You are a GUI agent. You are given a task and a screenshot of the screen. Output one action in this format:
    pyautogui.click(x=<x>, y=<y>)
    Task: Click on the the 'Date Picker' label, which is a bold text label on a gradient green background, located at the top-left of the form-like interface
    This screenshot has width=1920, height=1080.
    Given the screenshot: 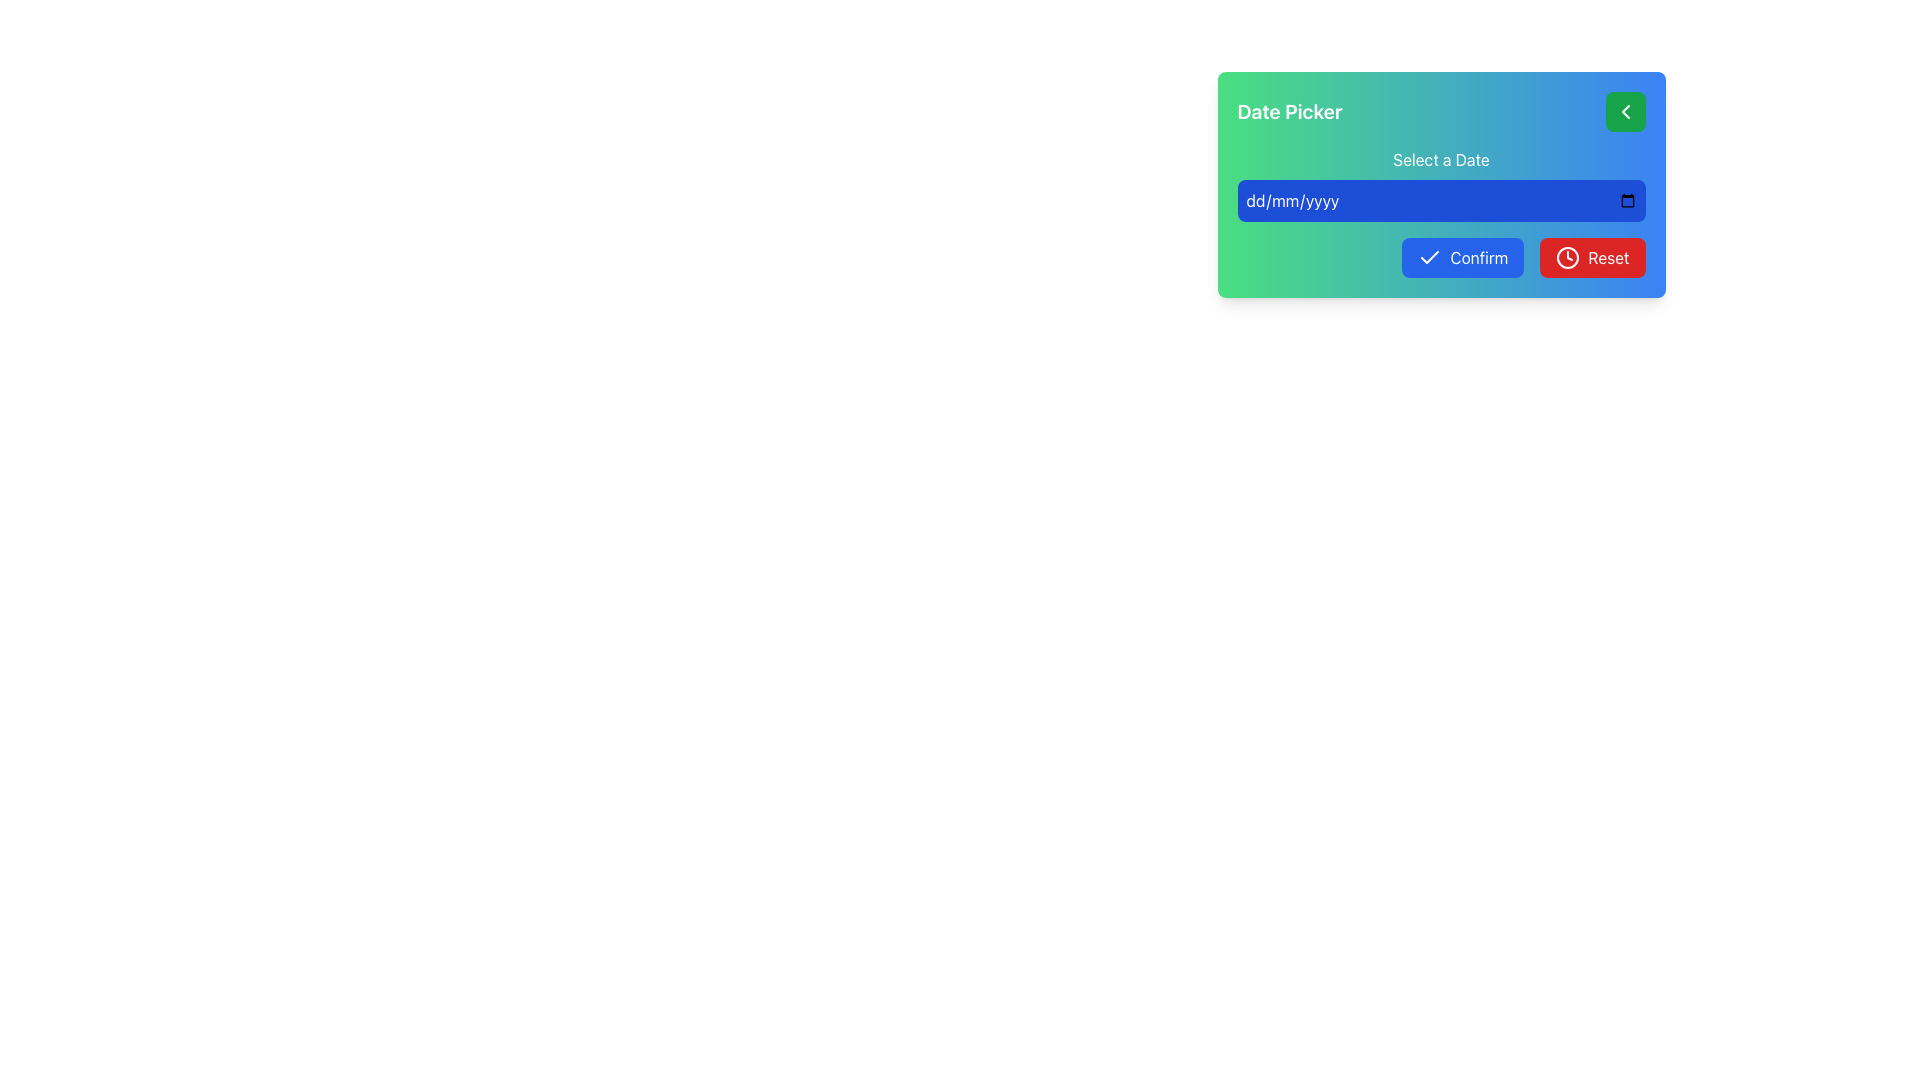 What is the action you would take?
    pyautogui.click(x=1290, y=111)
    